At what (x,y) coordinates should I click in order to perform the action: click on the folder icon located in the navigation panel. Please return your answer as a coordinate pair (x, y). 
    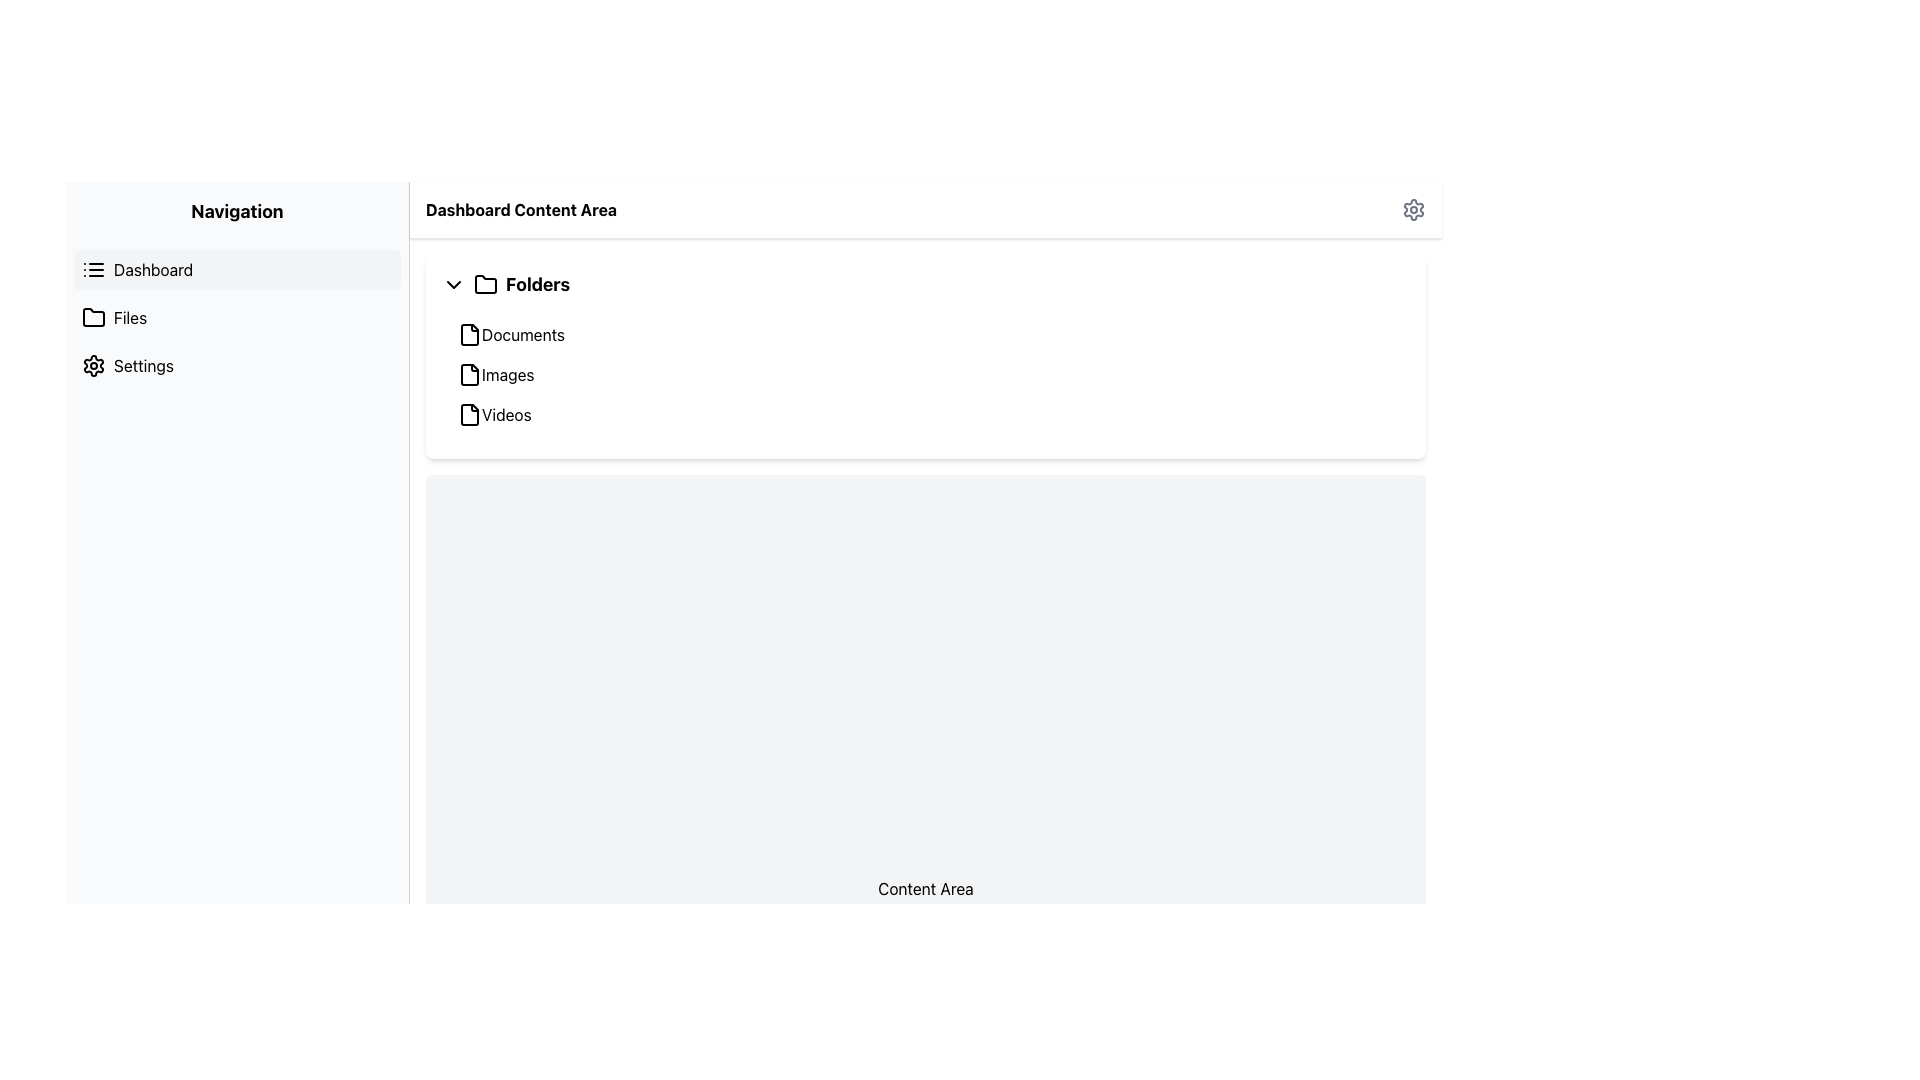
    Looking at the image, I should click on (93, 316).